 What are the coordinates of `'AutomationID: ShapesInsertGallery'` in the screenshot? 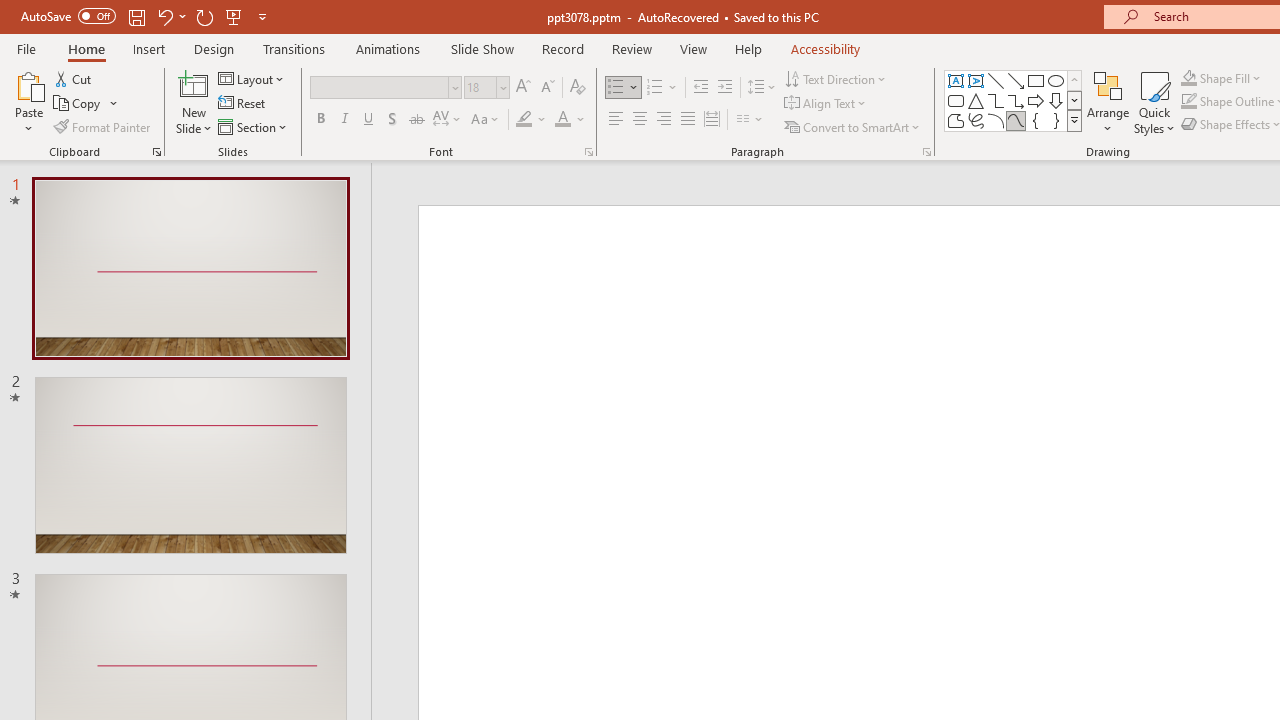 It's located at (1014, 100).